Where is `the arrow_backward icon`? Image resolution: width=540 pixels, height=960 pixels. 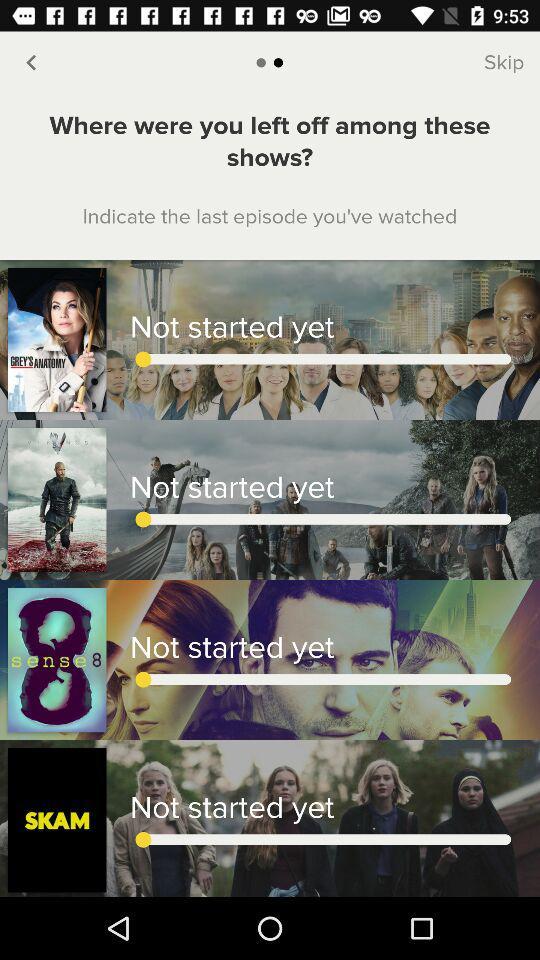 the arrow_backward icon is located at coordinates (30, 62).